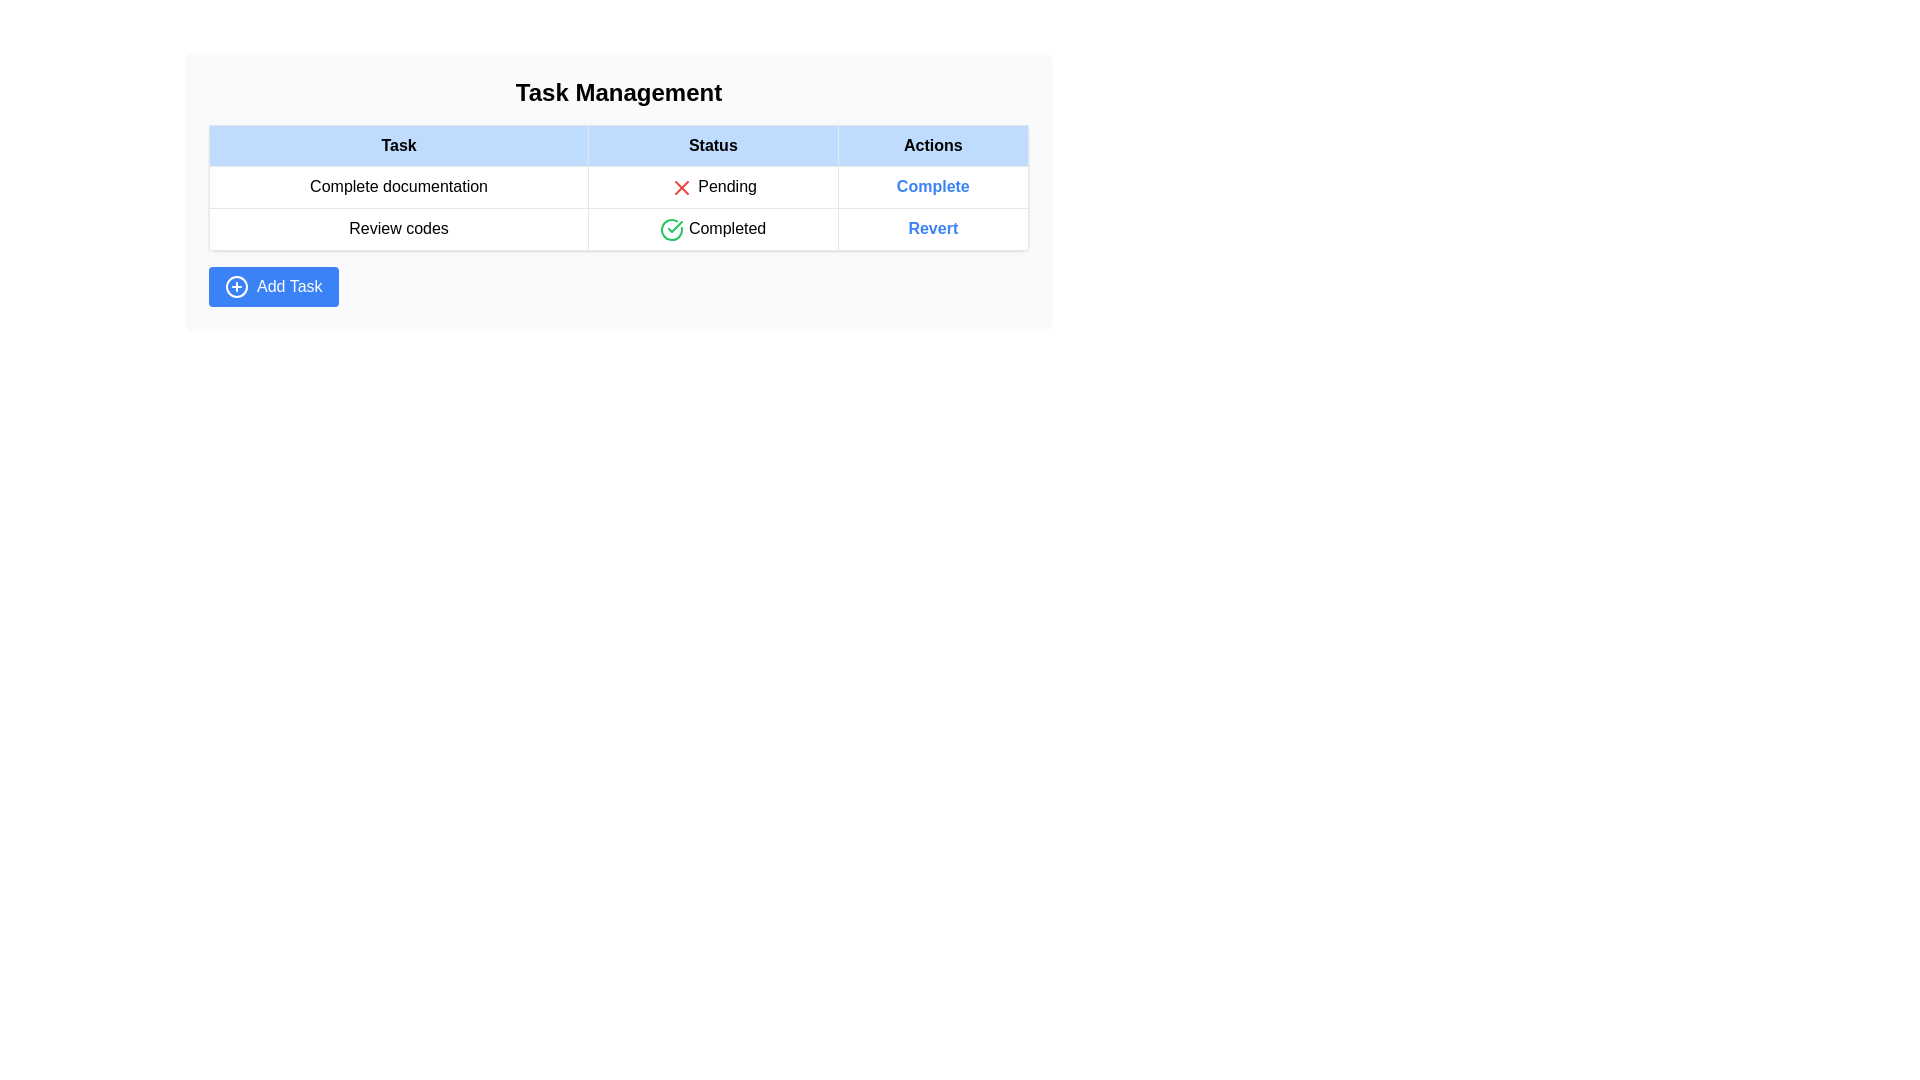 Image resolution: width=1920 pixels, height=1080 pixels. Describe the element at coordinates (672, 228) in the screenshot. I see `the green circular check icon with a checkmark symbol located in the Status column of the second row of the table, which indicates completion or correctness` at that location.